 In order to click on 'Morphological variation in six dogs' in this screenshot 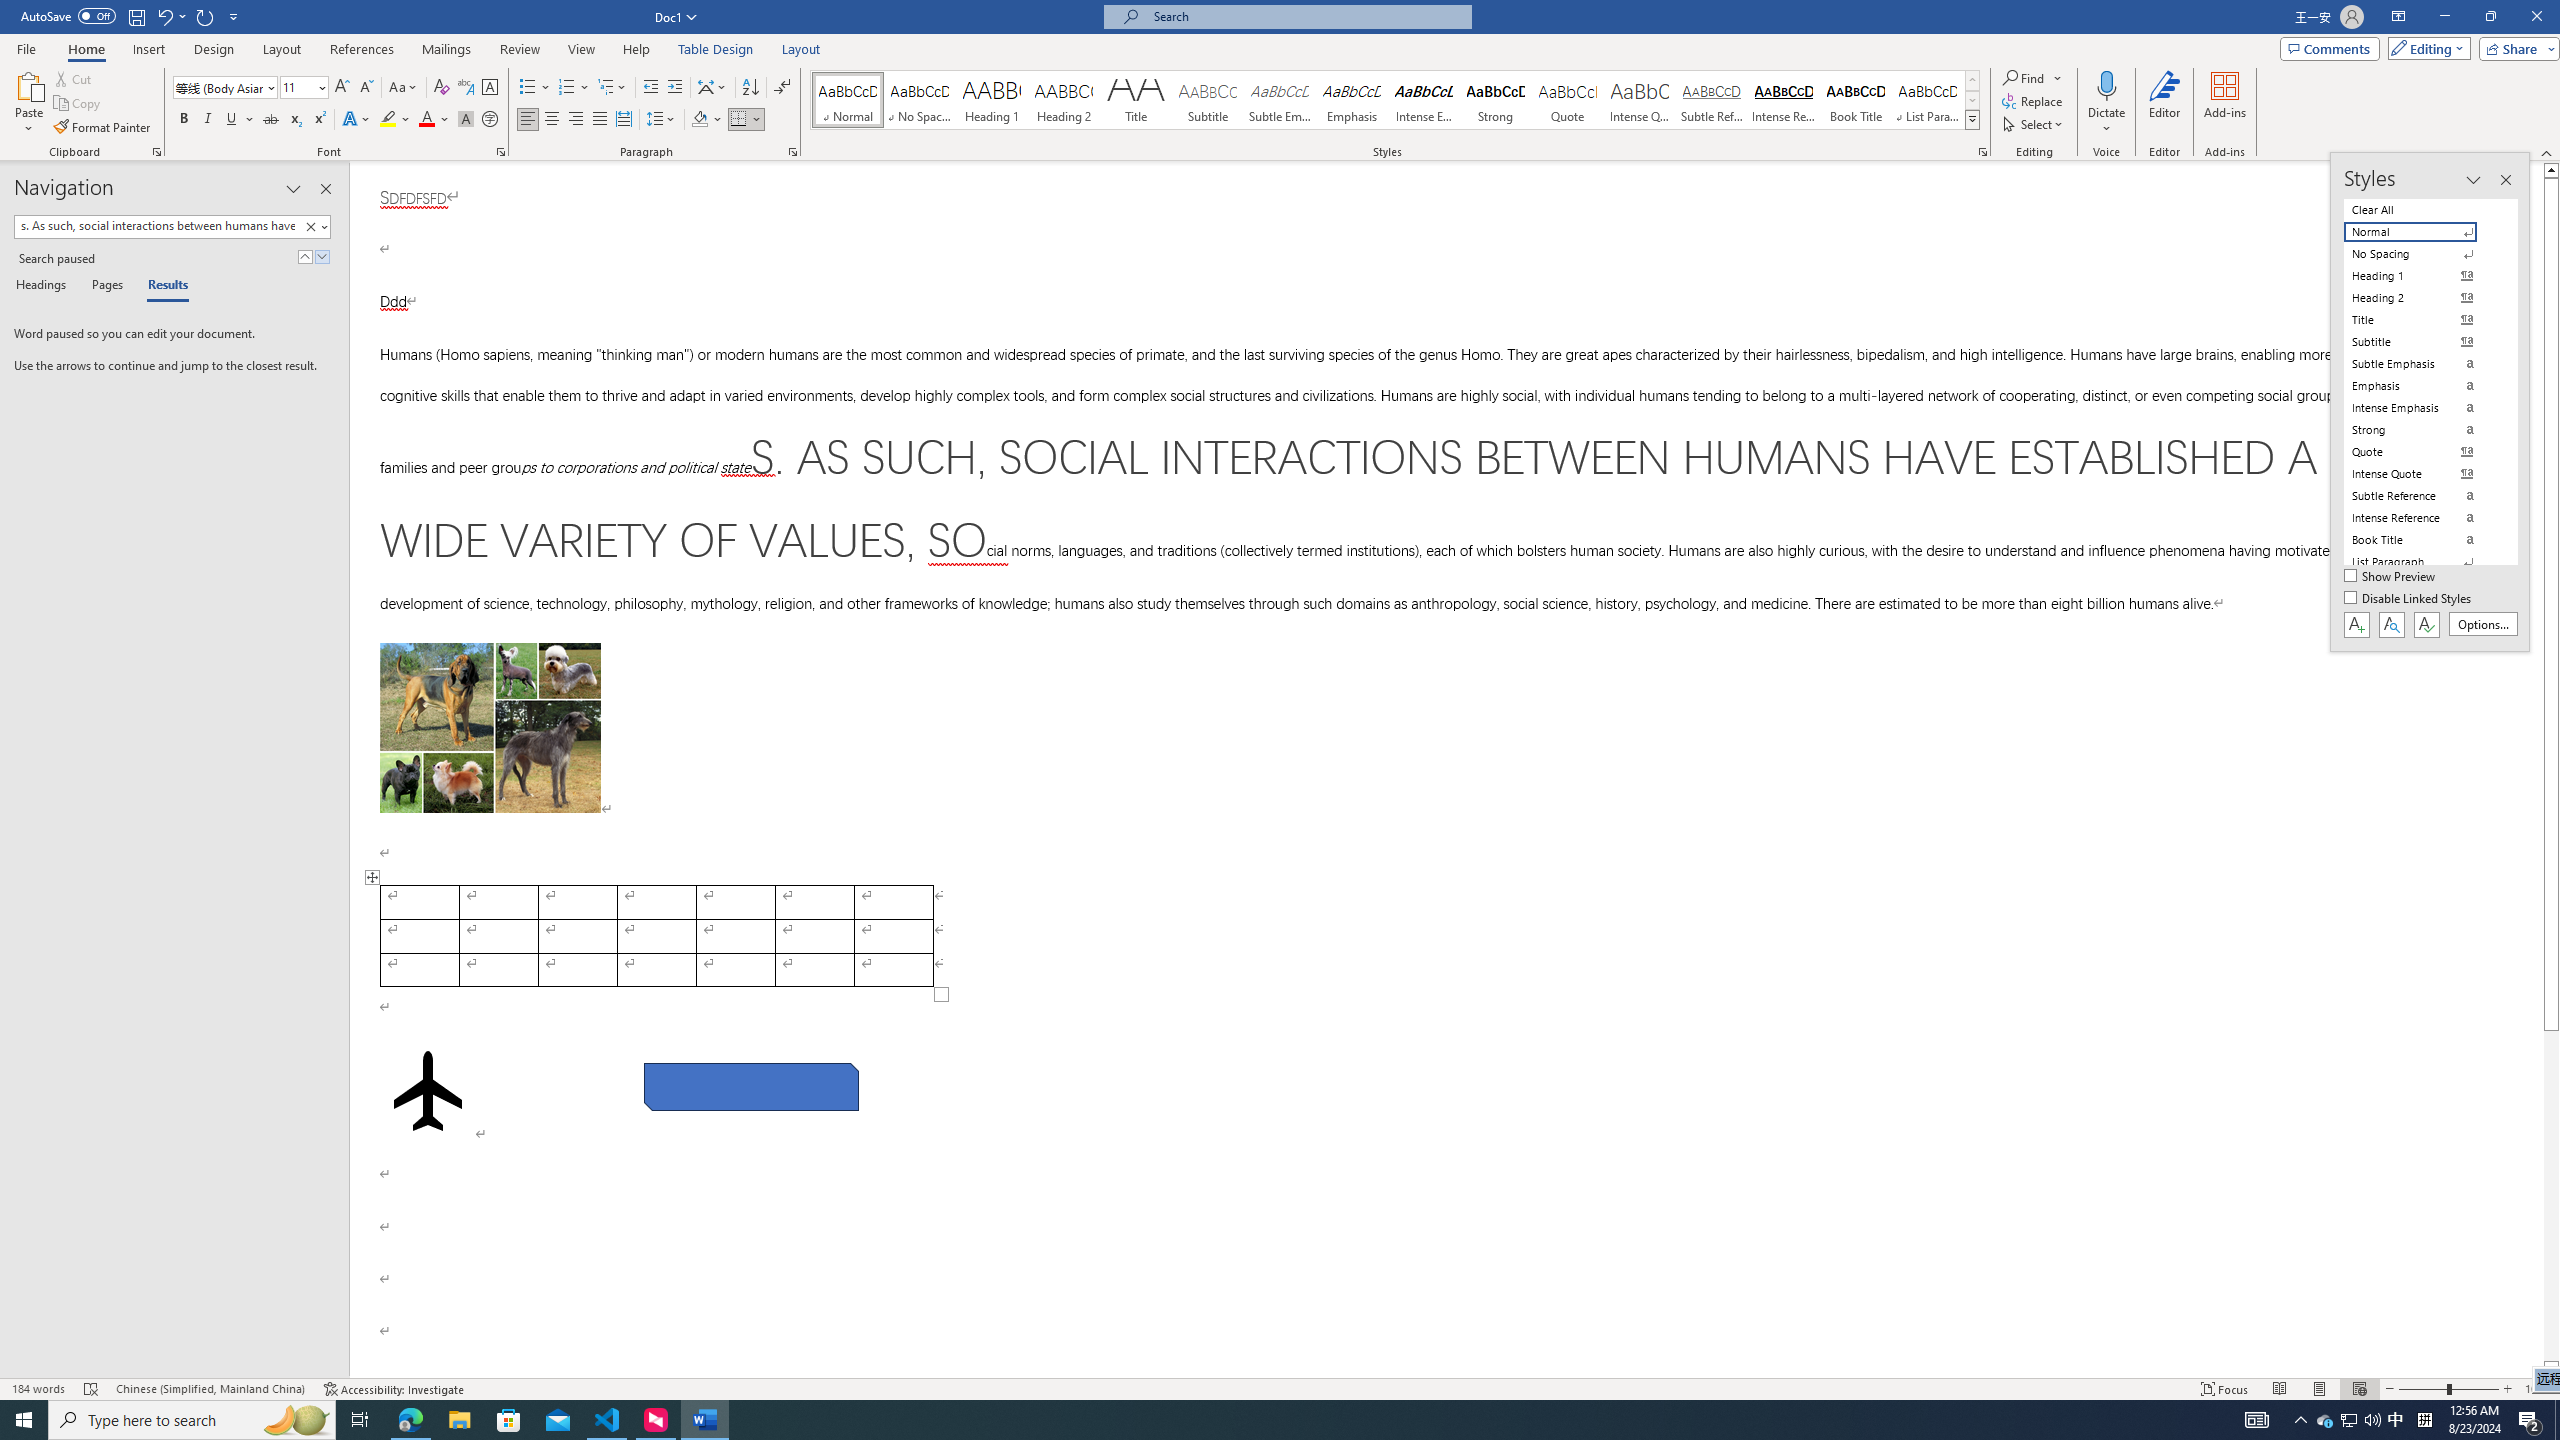, I will do `click(489, 727)`.